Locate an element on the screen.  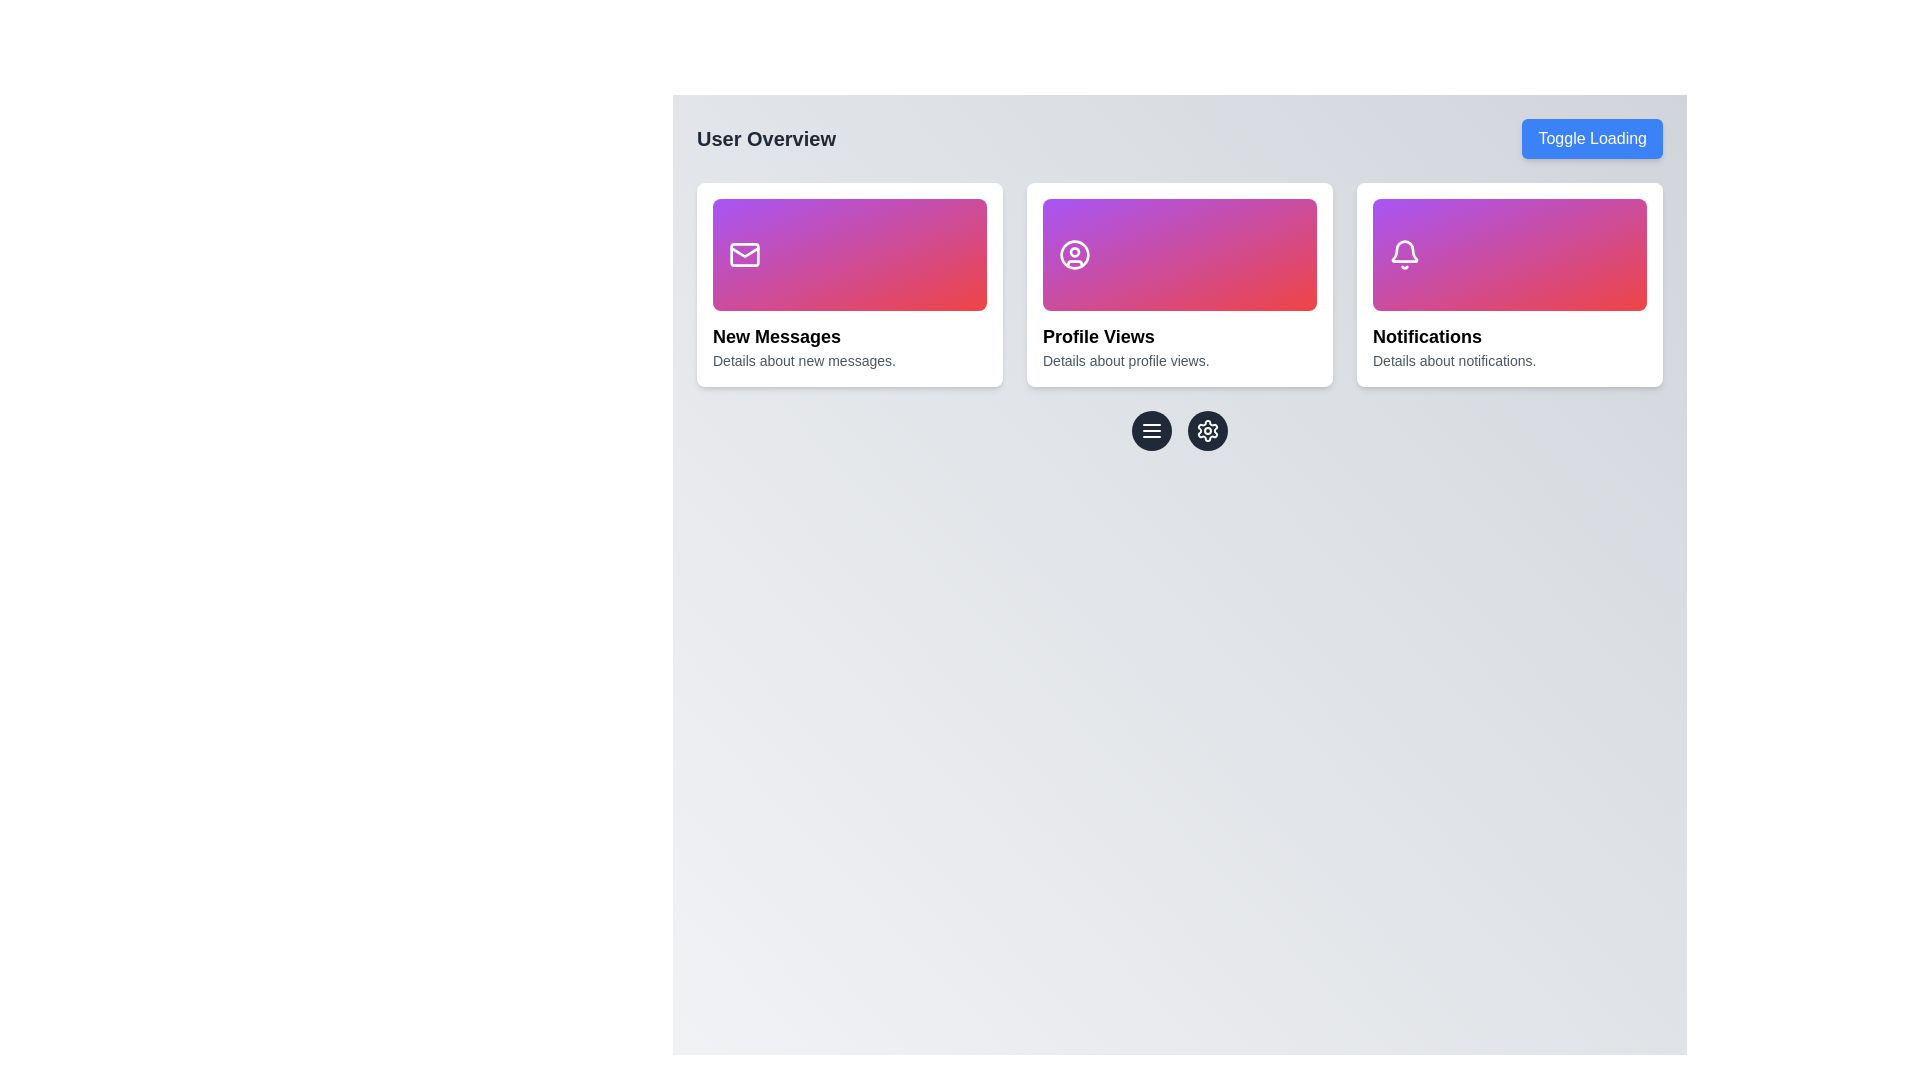
the Text label that serves as the title for the notifications information card, located in the third column under the bell icon is located at coordinates (1426, 335).